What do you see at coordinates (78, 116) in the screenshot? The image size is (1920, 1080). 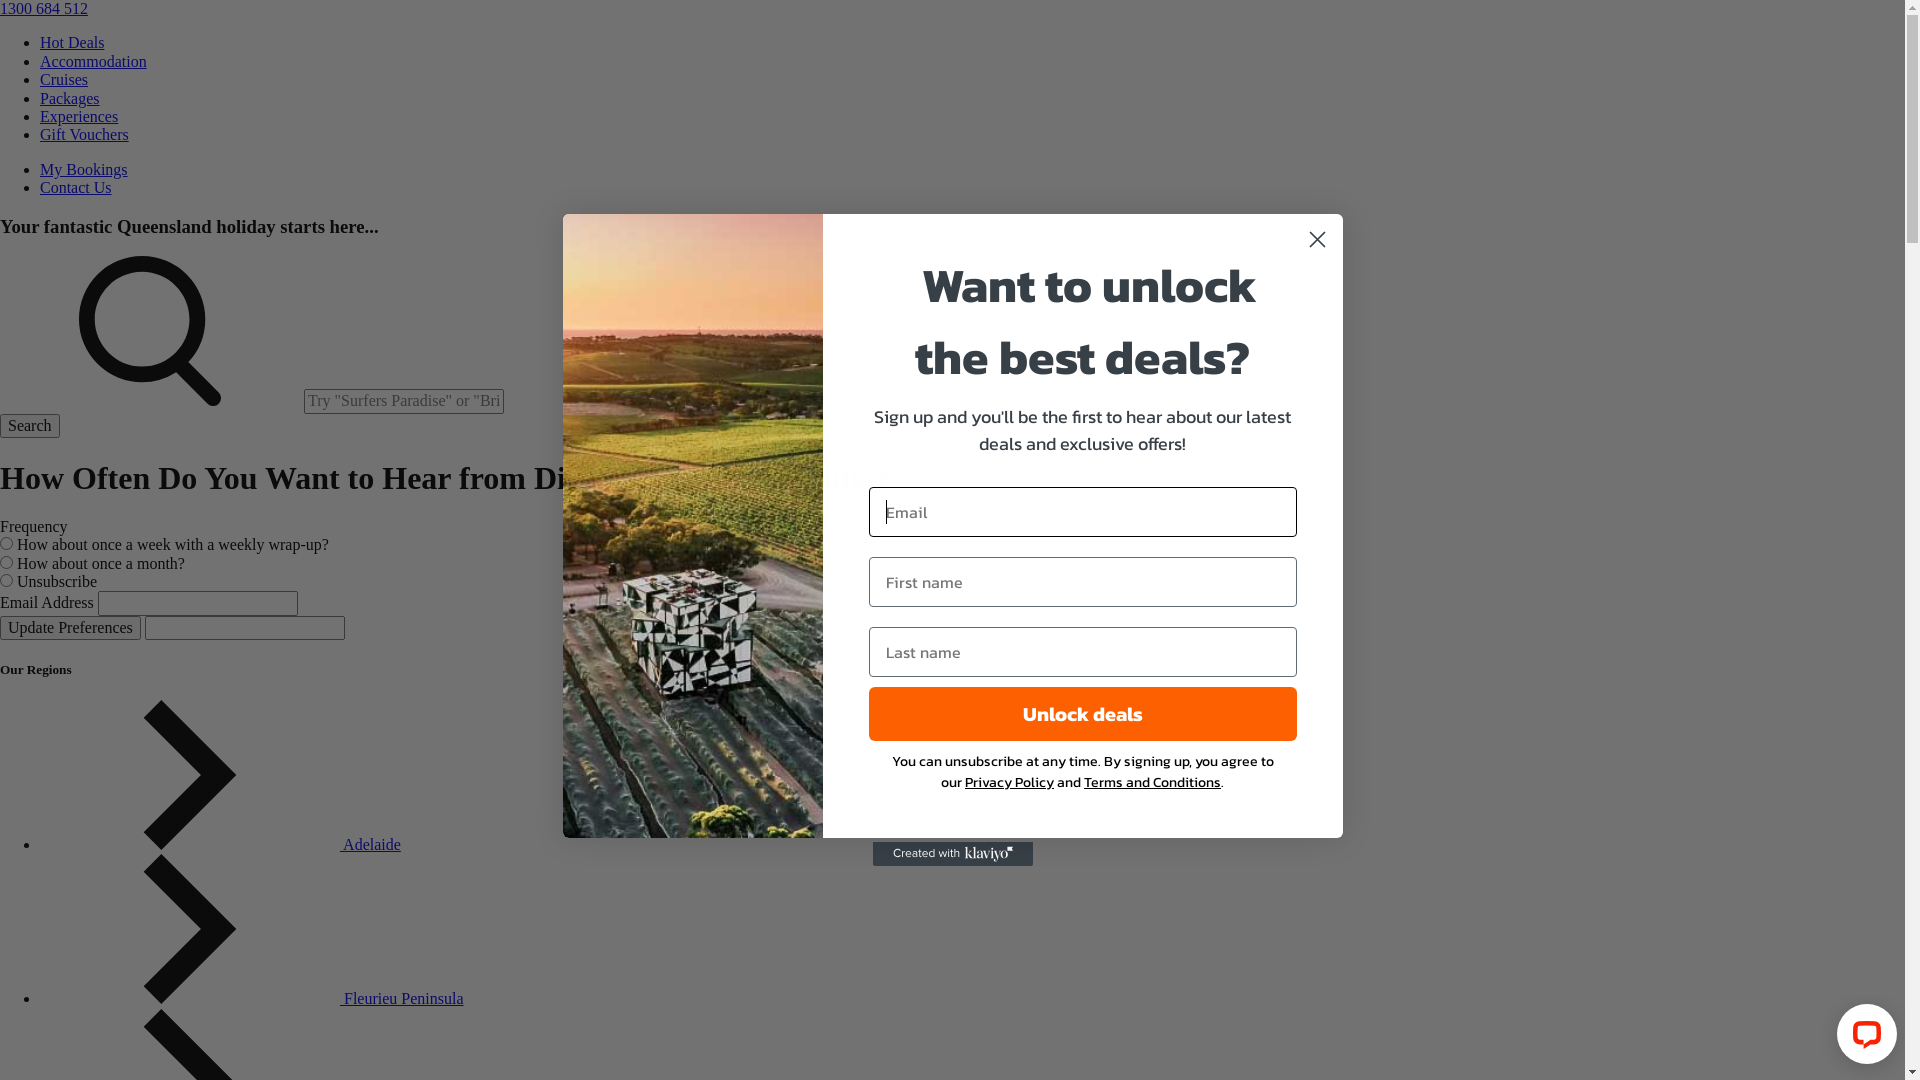 I see `'Experiences'` at bounding box center [78, 116].